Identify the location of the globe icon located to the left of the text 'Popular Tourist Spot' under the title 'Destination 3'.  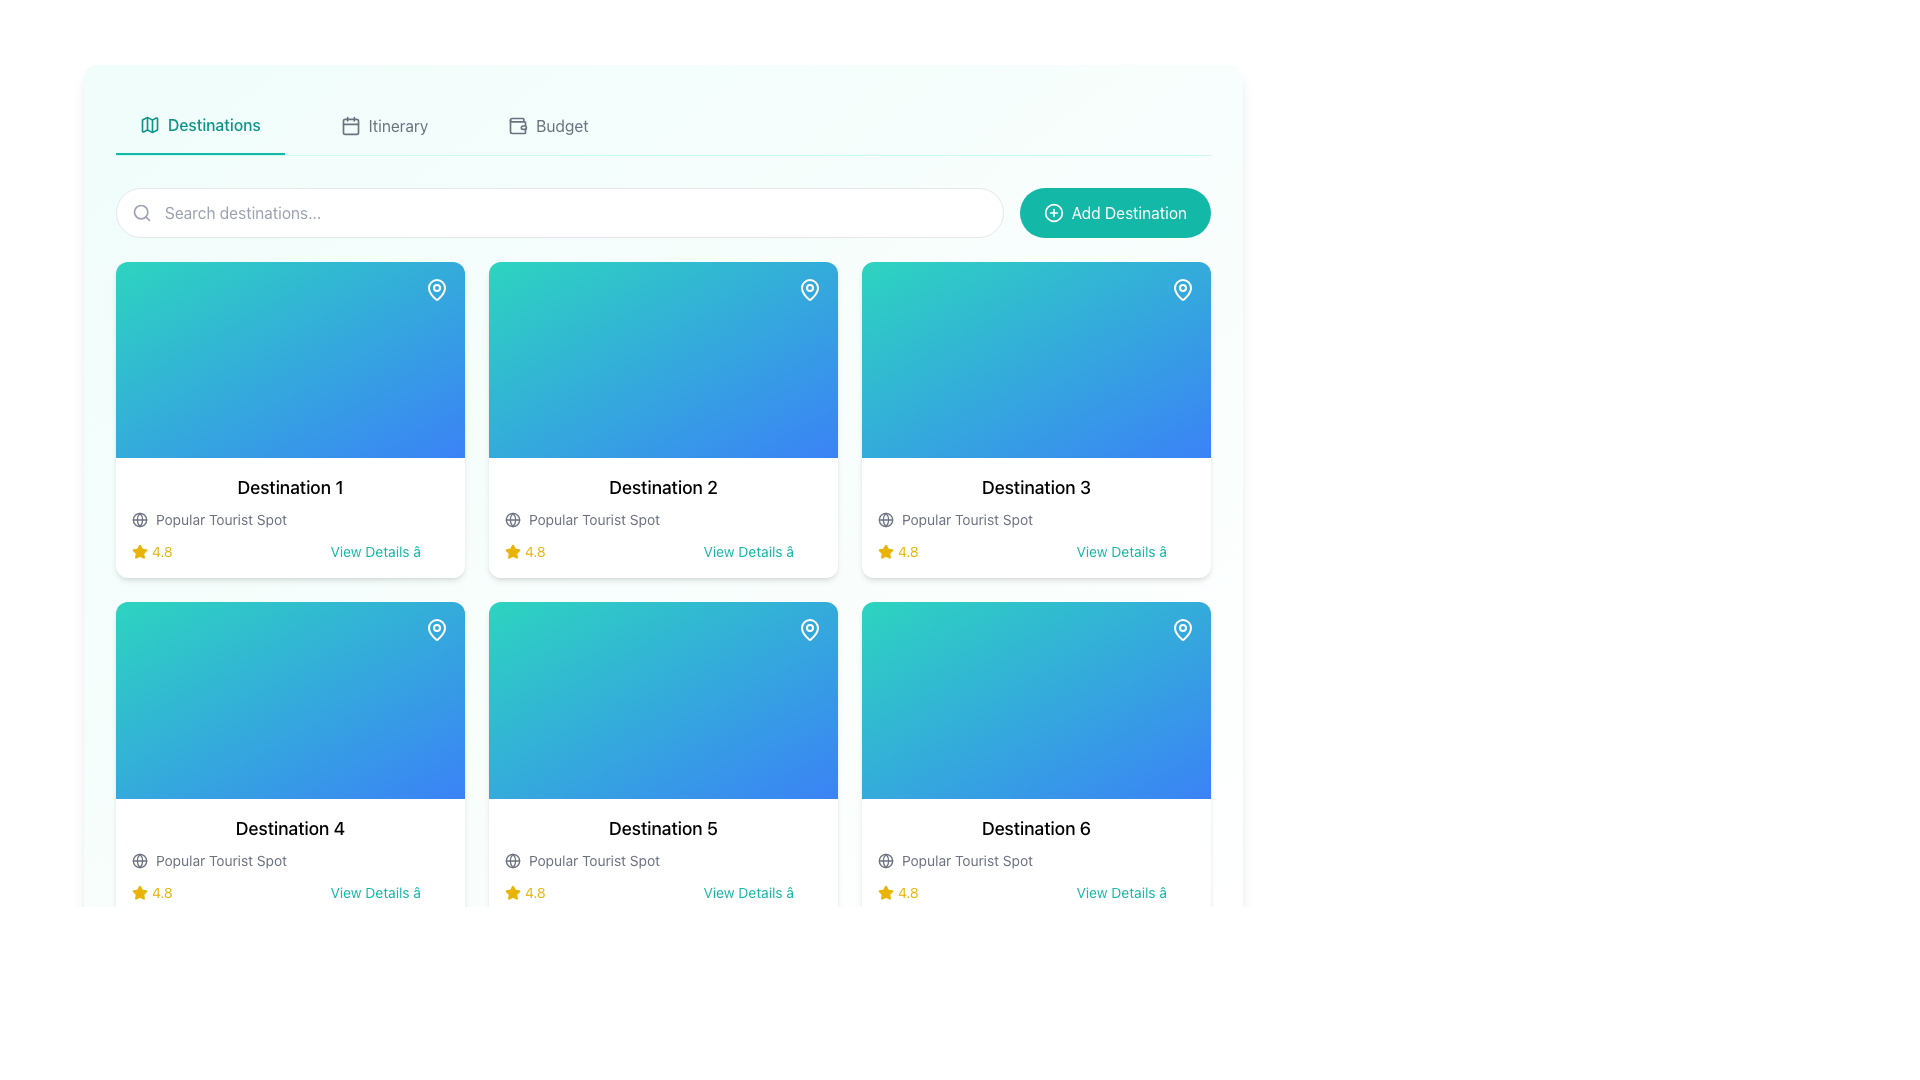
(138, 519).